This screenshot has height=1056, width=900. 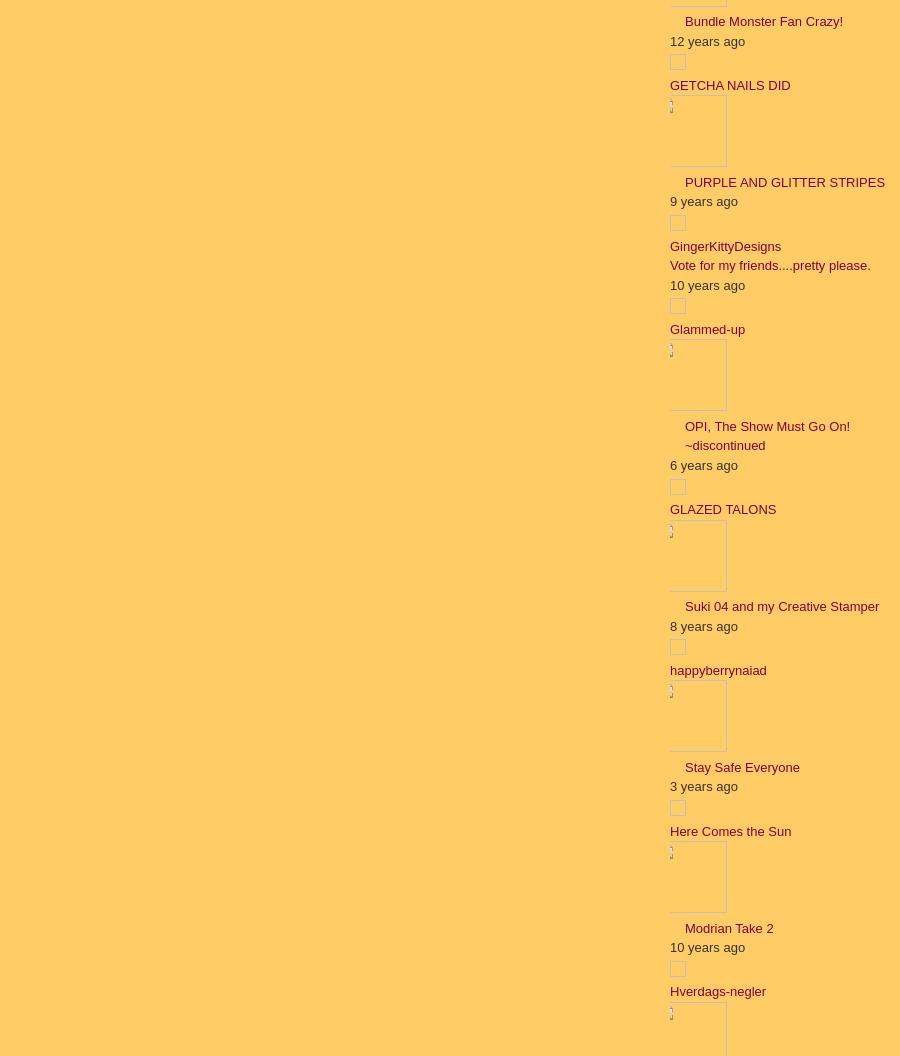 I want to click on 'GLAZED TALONS', so click(x=669, y=508).